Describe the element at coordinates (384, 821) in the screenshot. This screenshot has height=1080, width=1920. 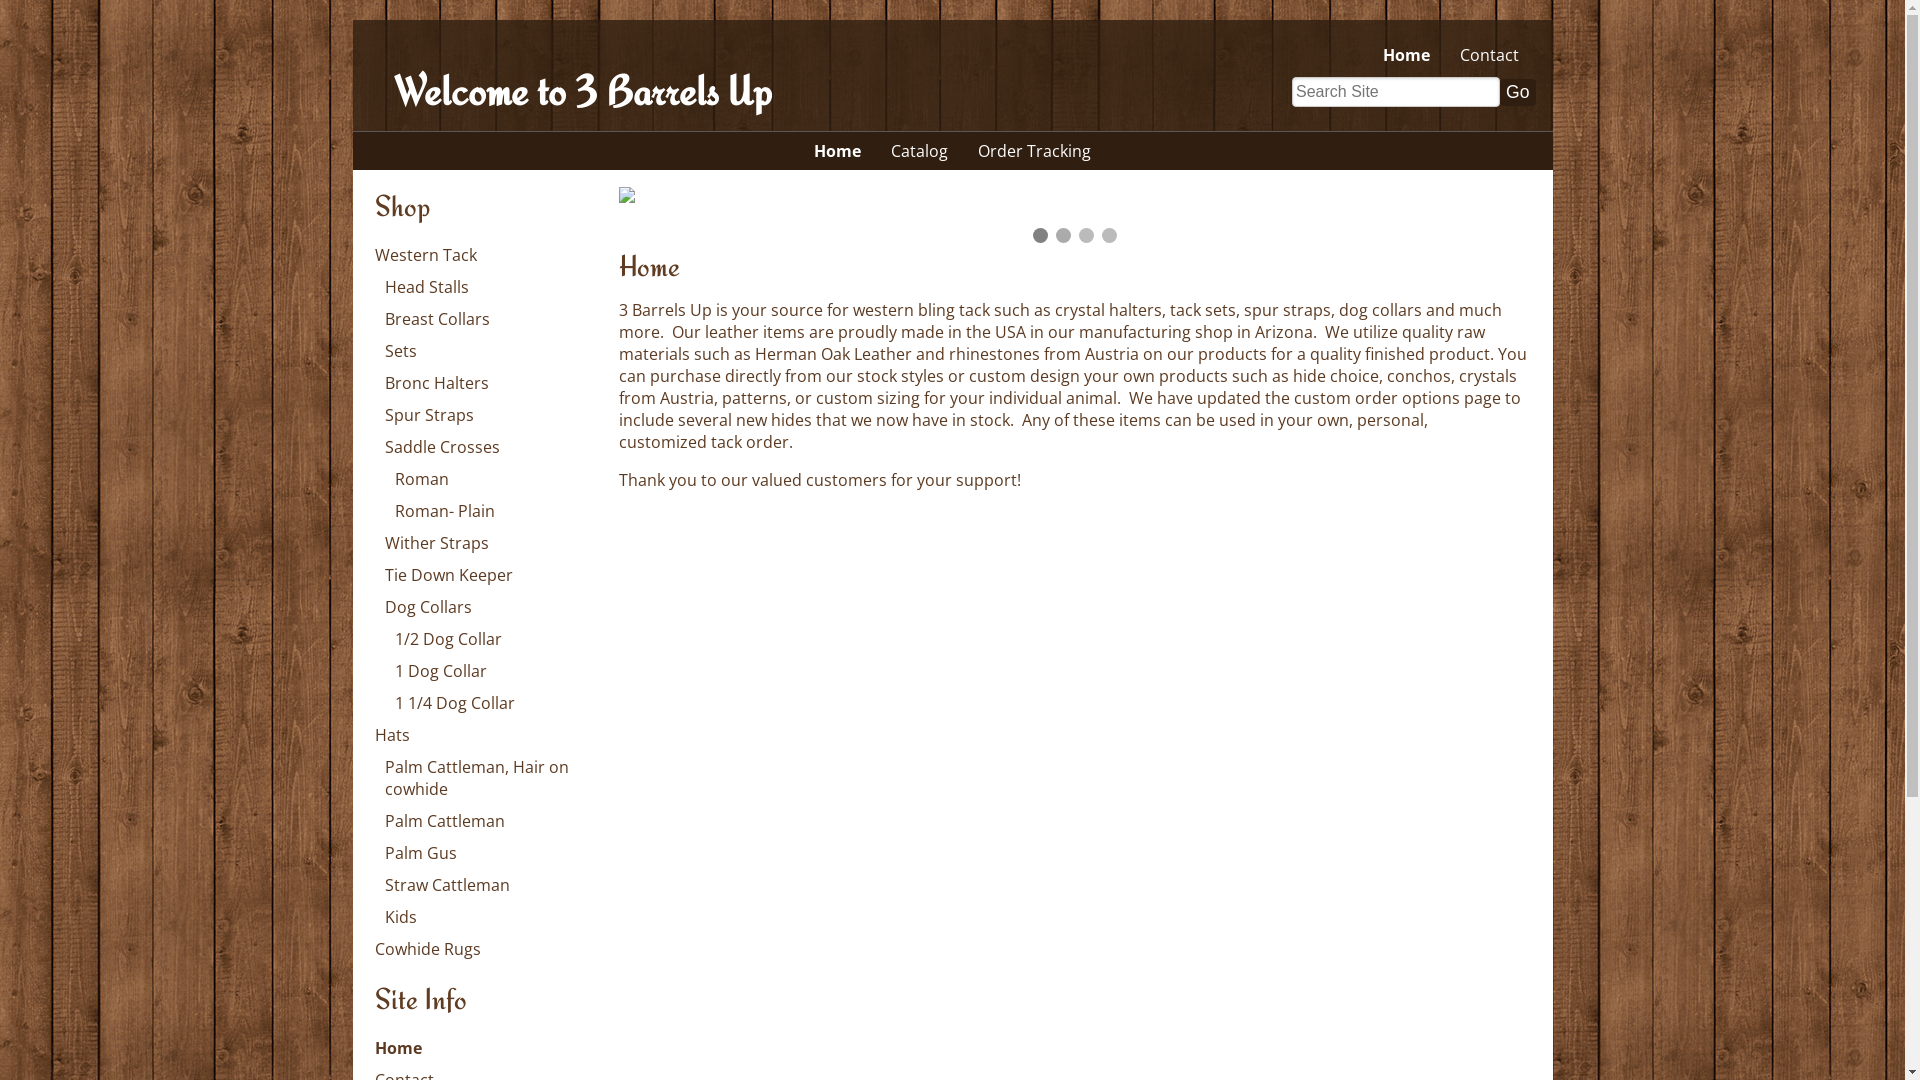
I see `'Palm Cattleman'` at that location.